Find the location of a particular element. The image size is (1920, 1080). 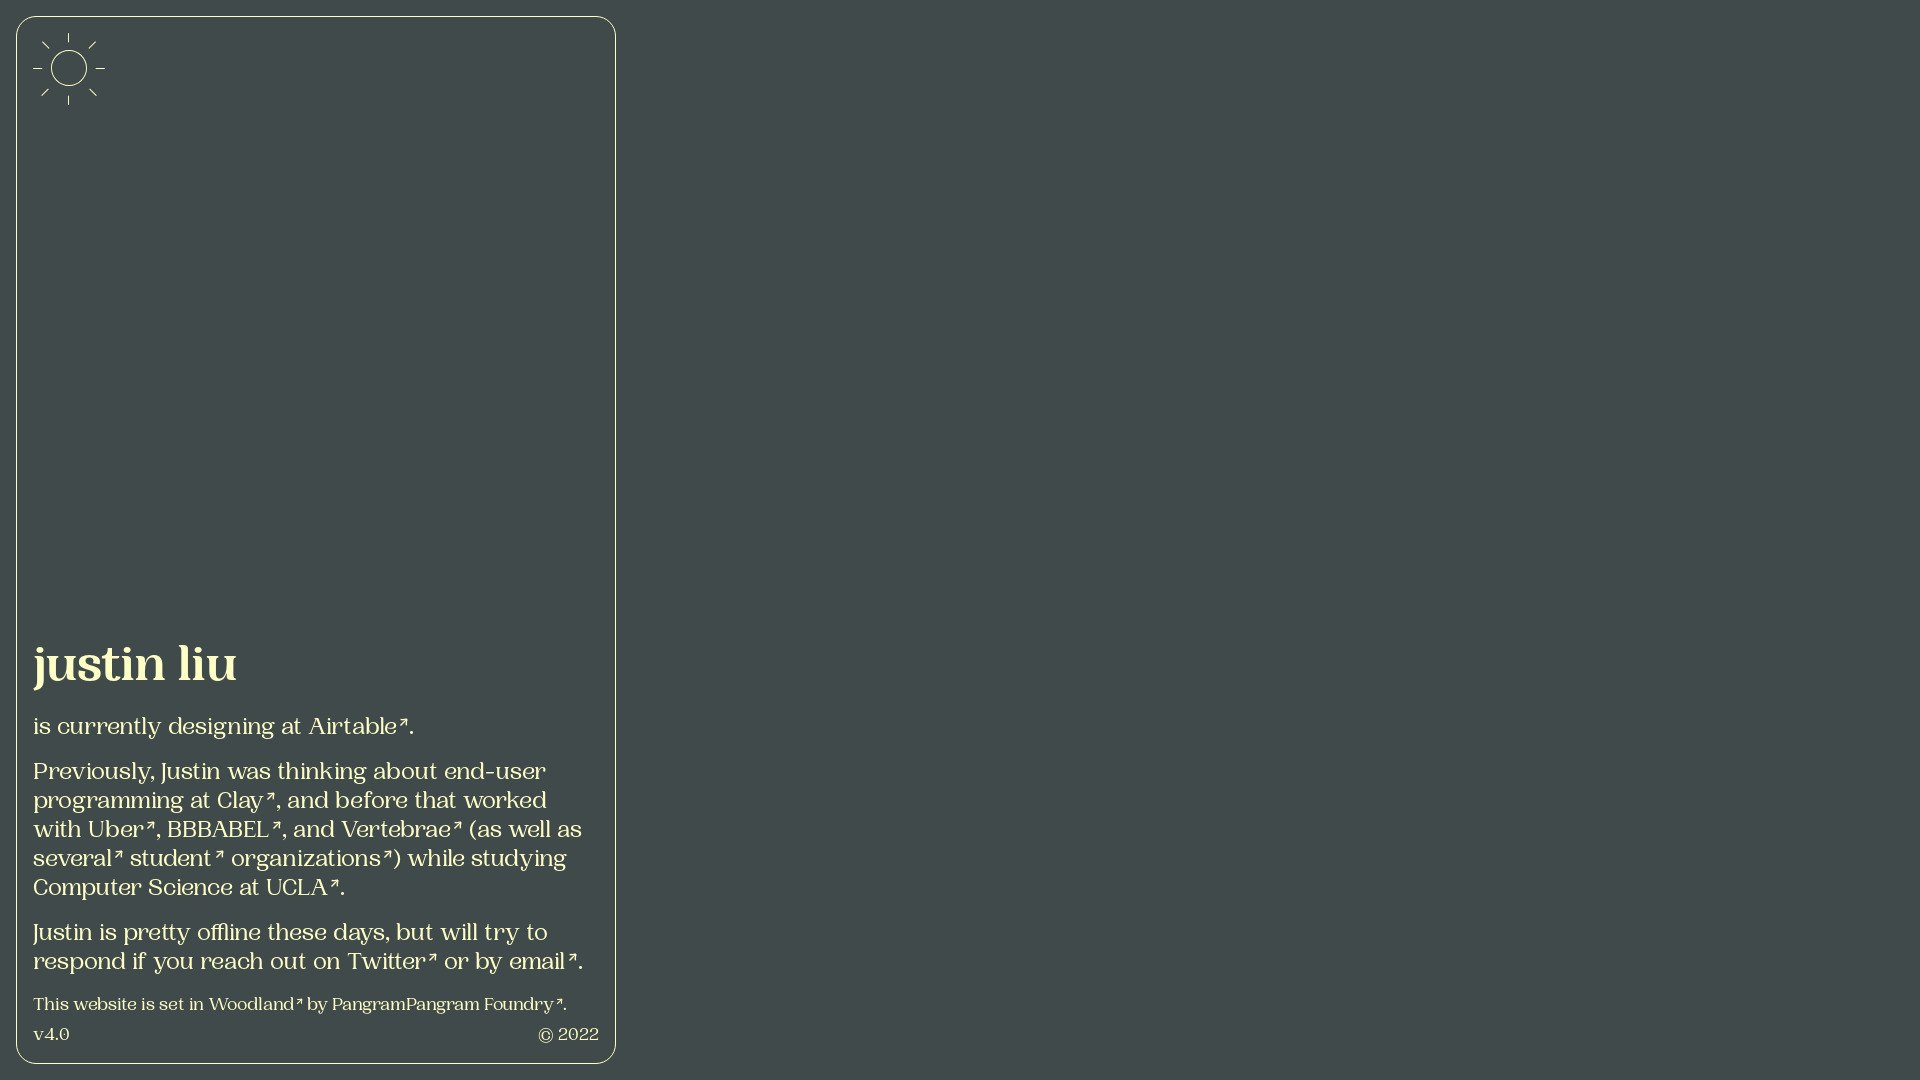

'Airtable' is located at coordinates (306, 729).